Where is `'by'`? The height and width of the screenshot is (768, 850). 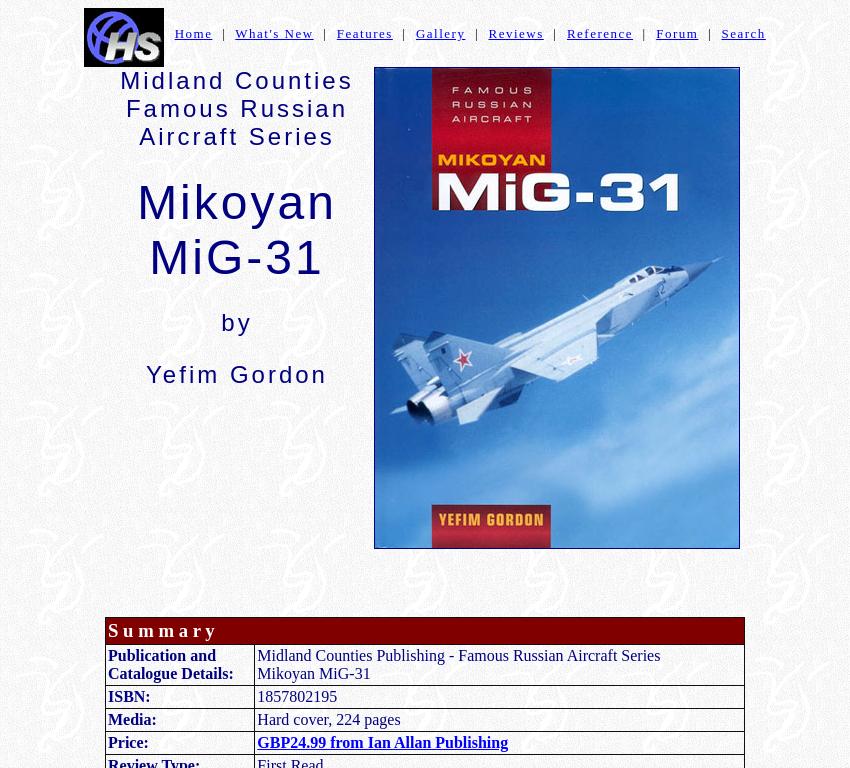
'by' is located at coordinates (236, 321).